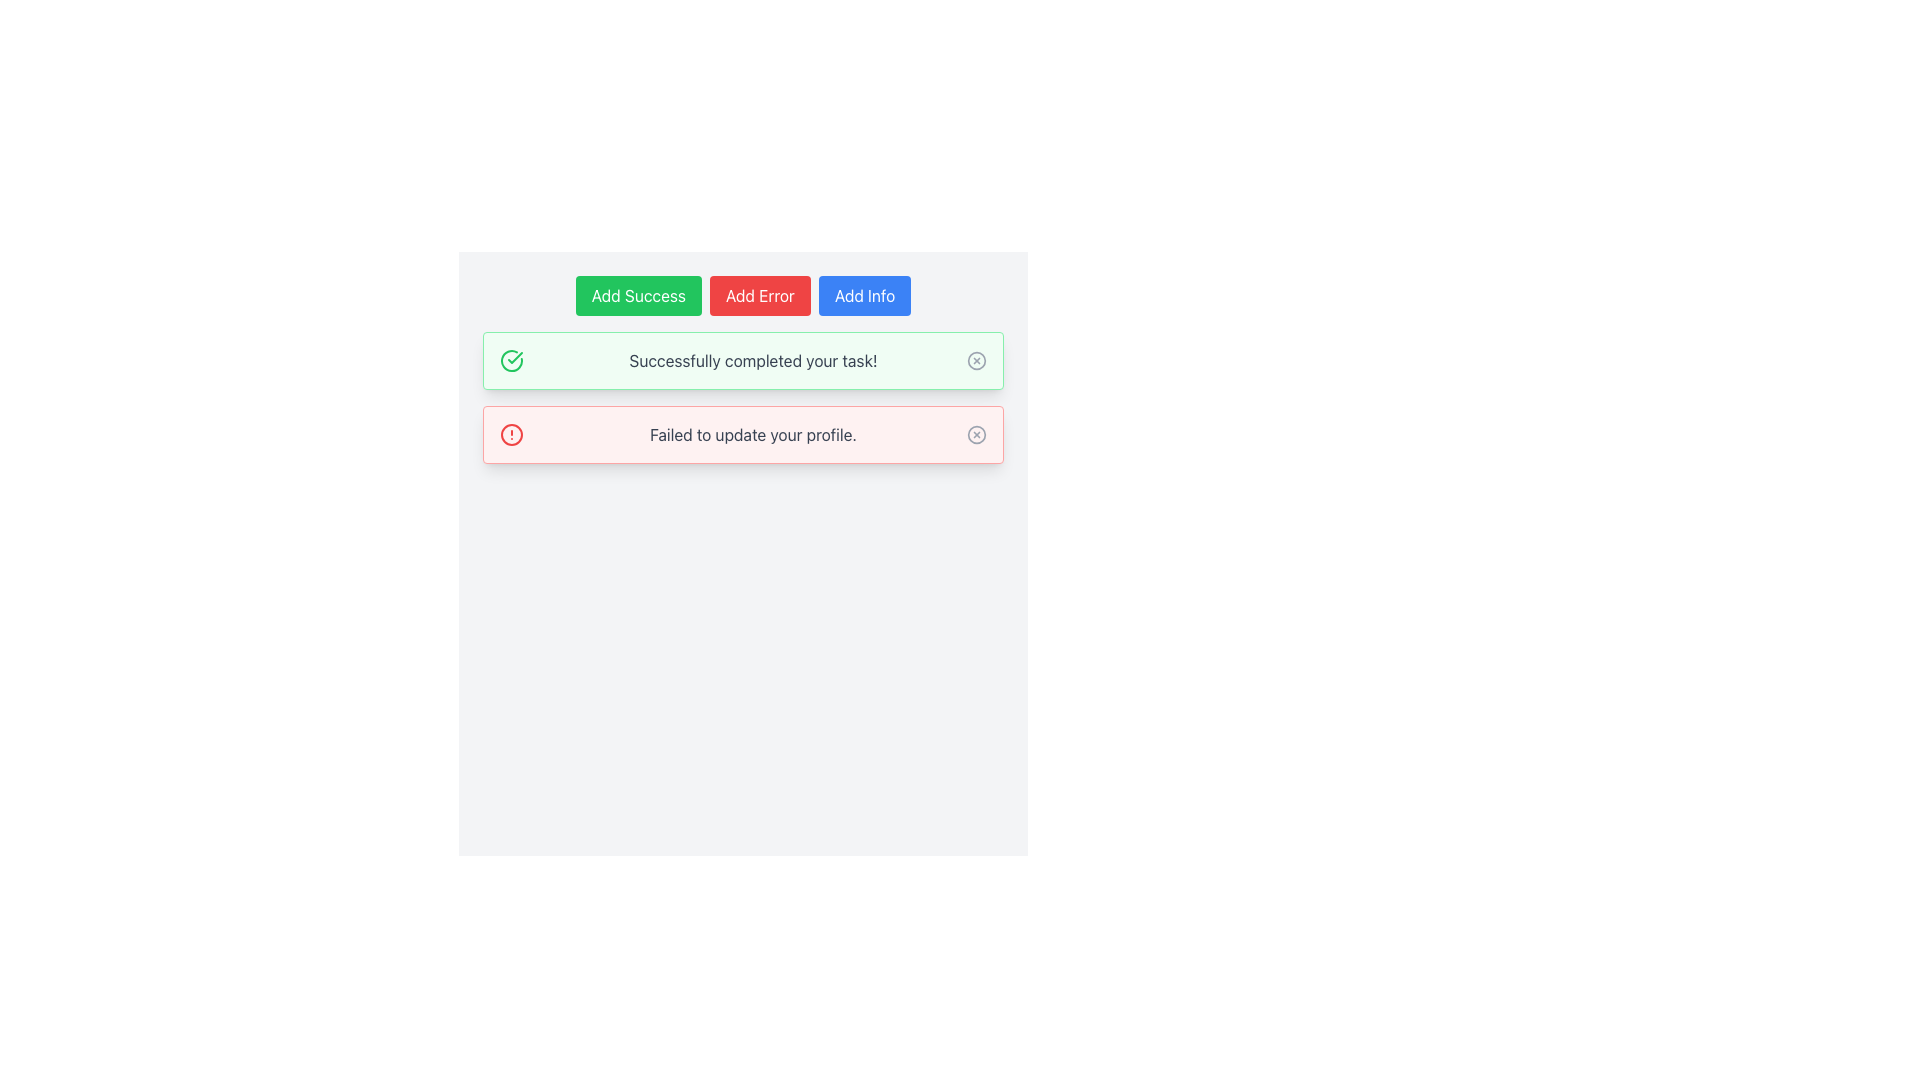 This screenshot has width=1920, height=1080. I want to click on the Dismiss Button (Icon) located at the far right of the notification panel to change its appearance, so click(977, 434).